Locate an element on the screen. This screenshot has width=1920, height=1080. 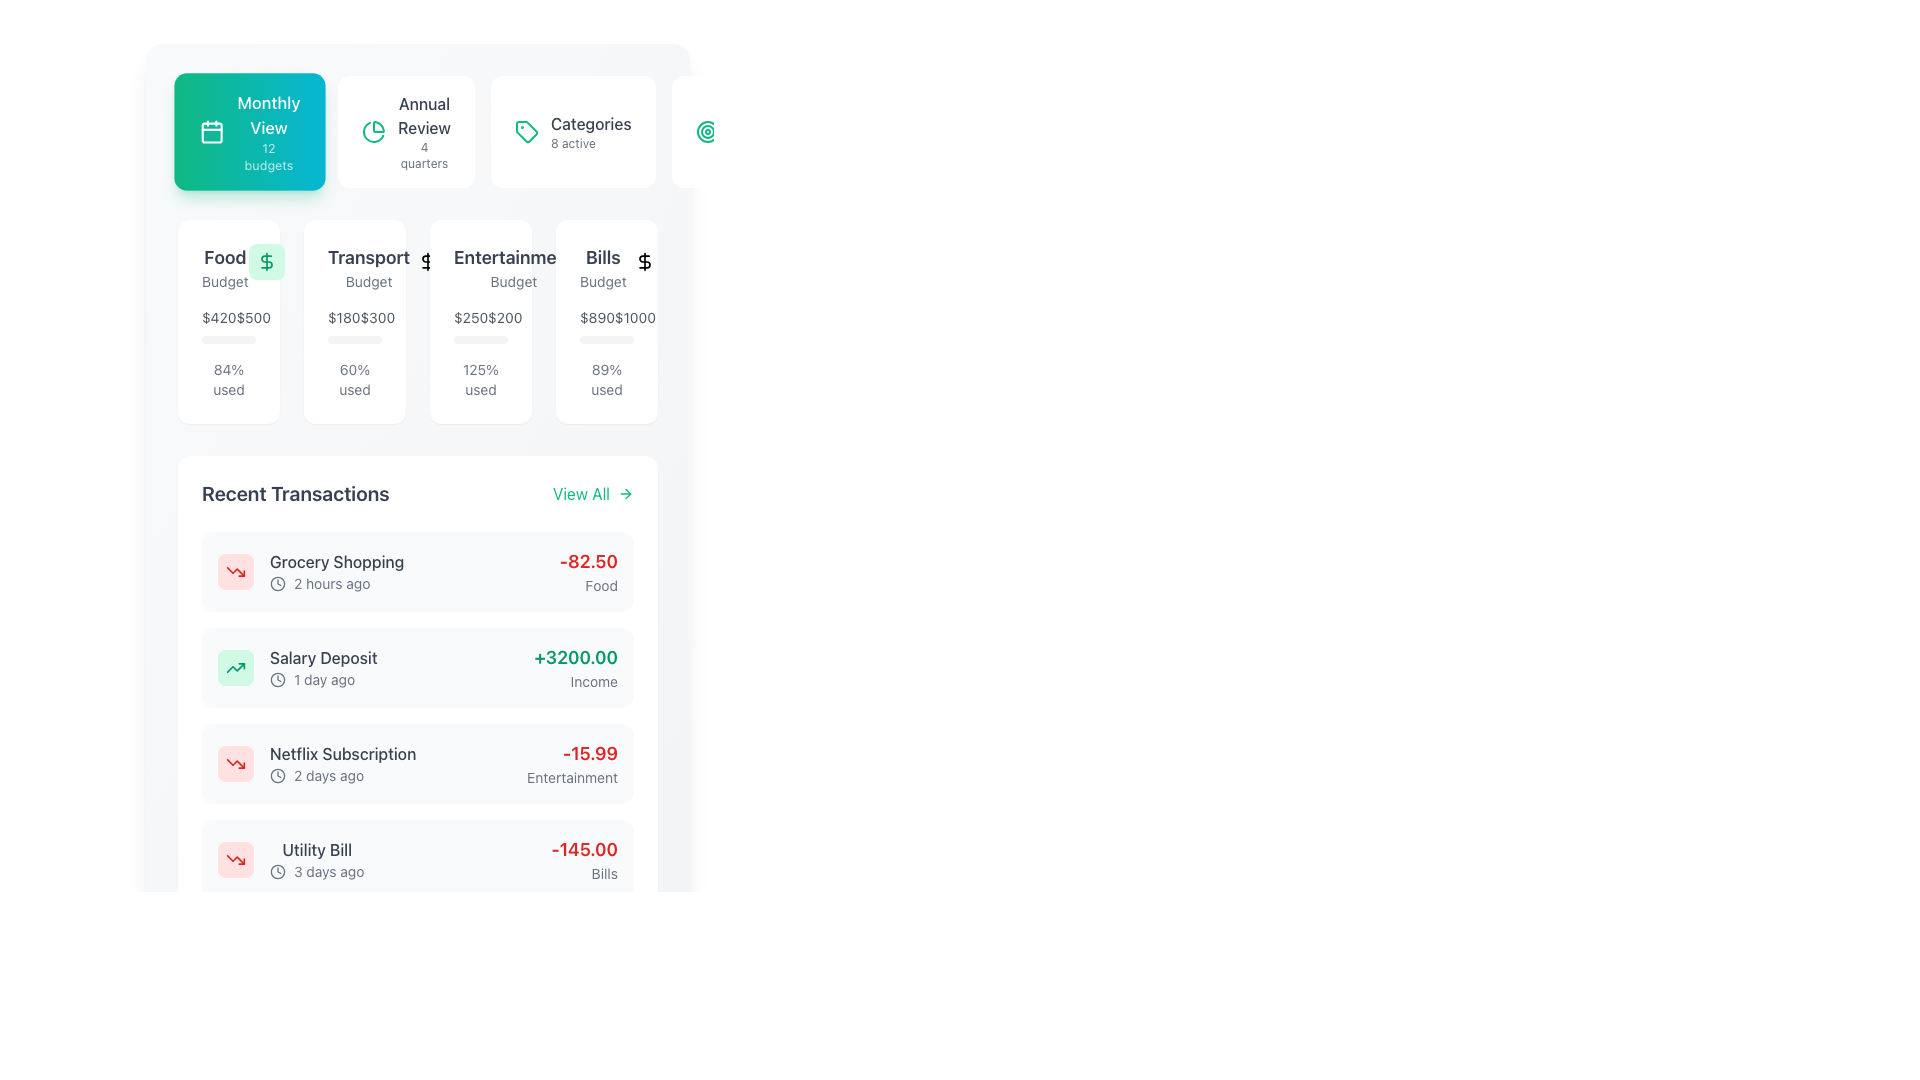
the third entry in the 'Recent Transactions' list which represents the transaction record for 'Netflix Subscription' that occurred '2 days ago' to interact or view details is located at coordinates (316, 763).